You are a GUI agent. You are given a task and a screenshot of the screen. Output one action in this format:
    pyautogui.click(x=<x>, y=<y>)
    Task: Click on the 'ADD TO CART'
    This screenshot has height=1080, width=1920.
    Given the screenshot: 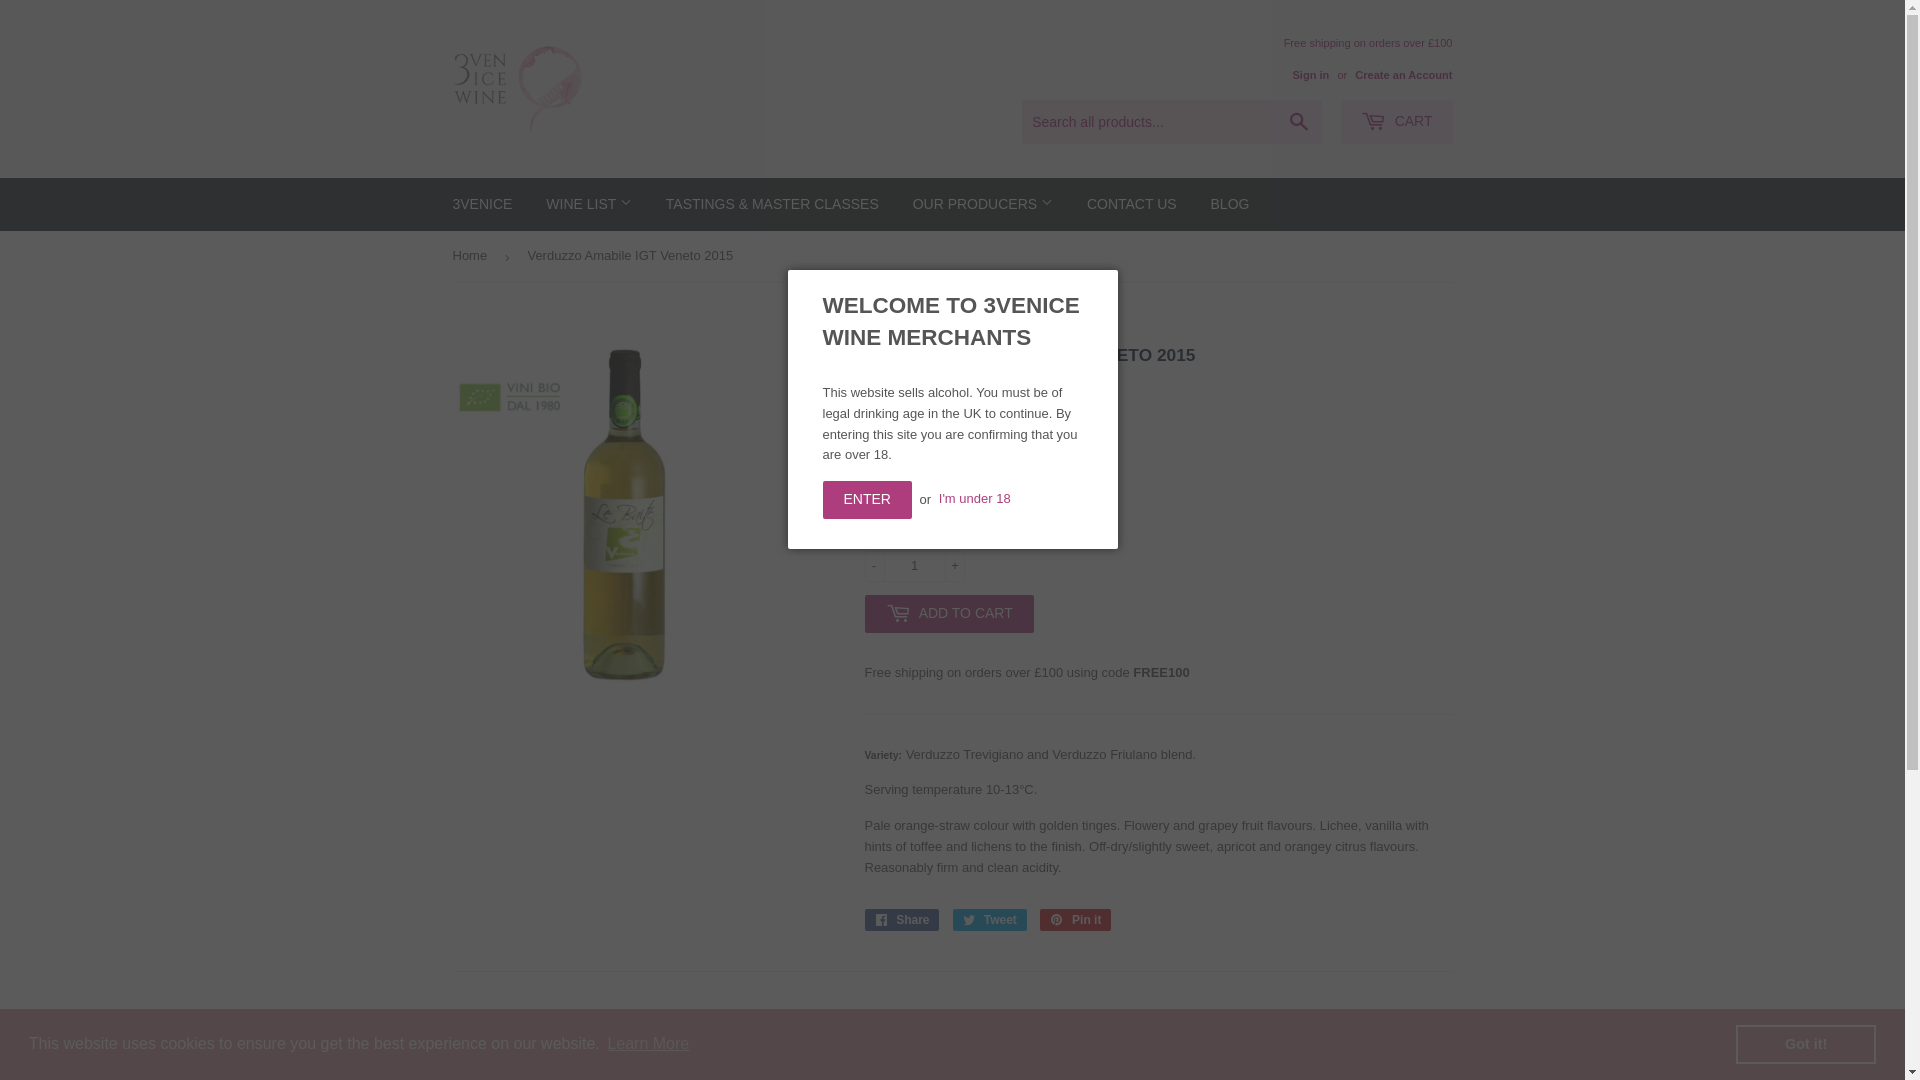 What is the action you would take?
    pyautogui.click(x=947, y=612)
    